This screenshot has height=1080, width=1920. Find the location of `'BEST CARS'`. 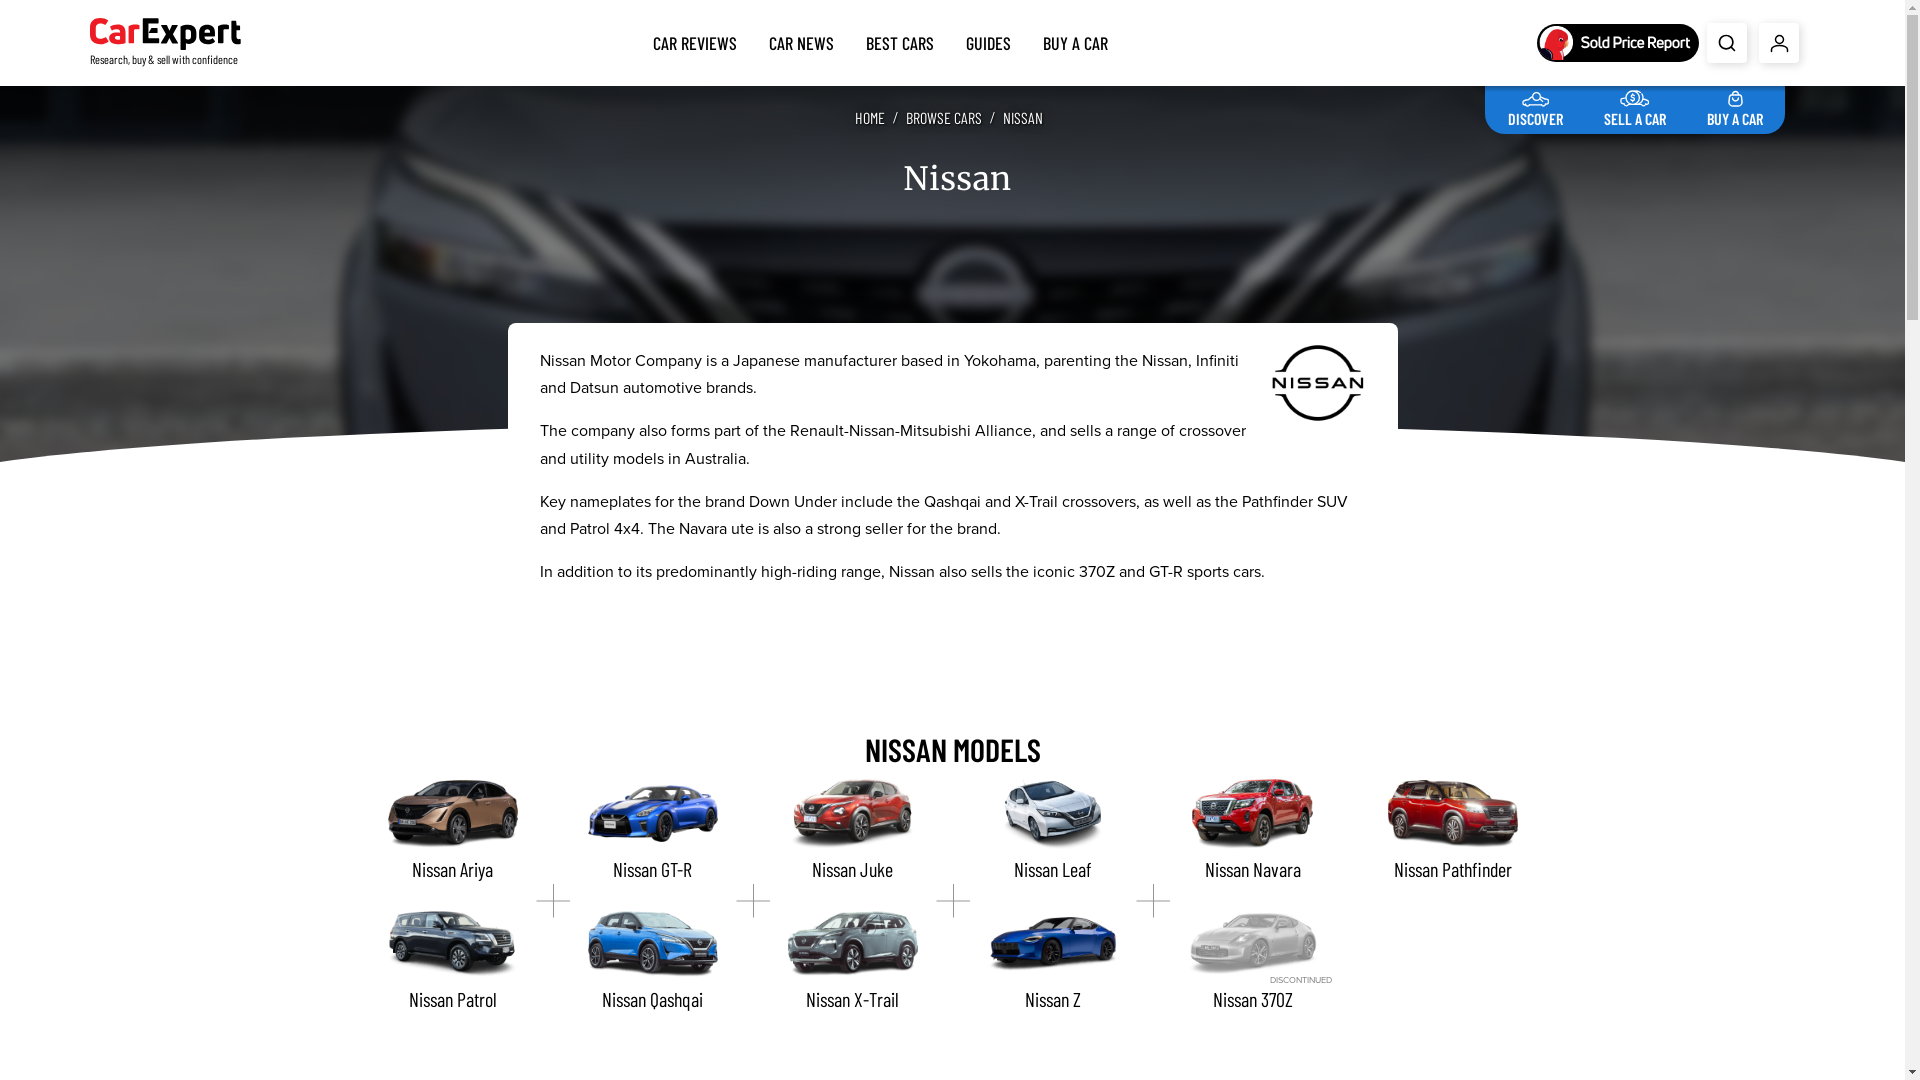

'BEST CARS' is located at coordinates (899, 38).